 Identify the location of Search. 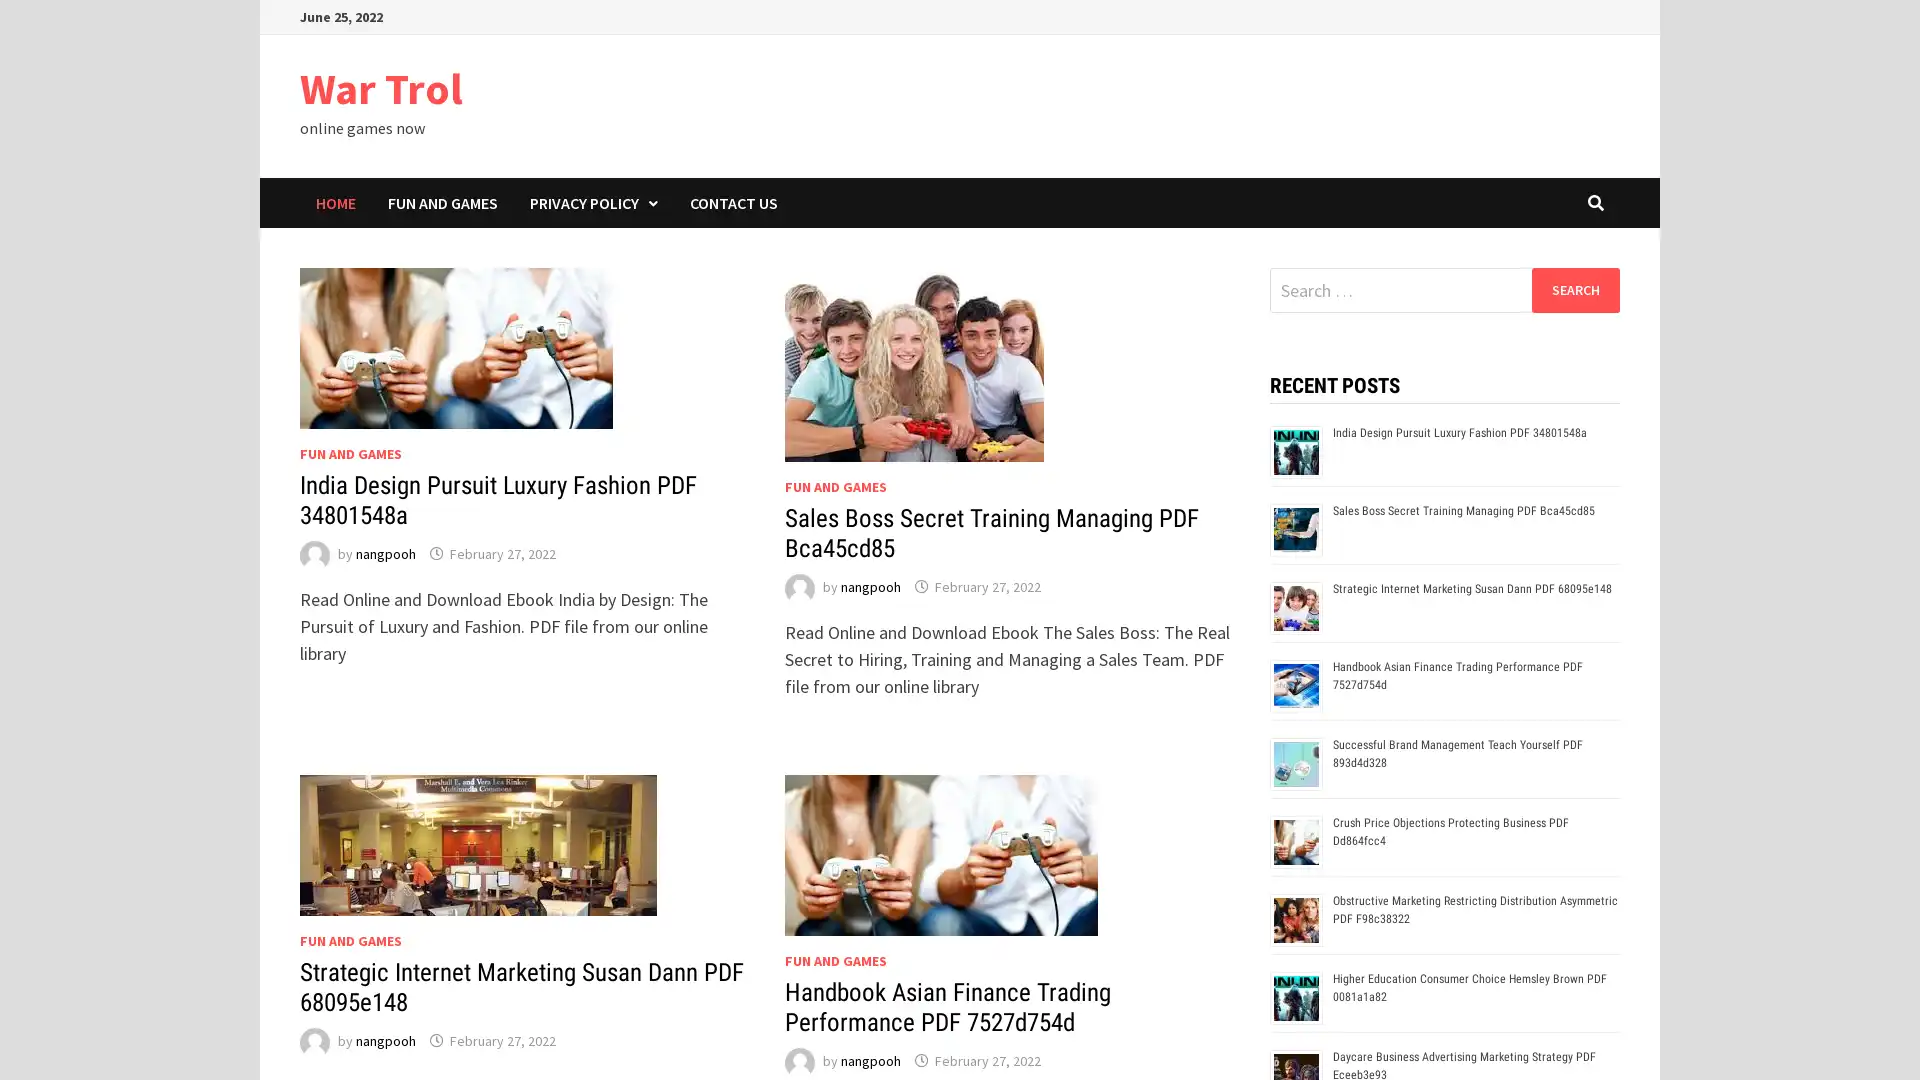
(1574, 289).